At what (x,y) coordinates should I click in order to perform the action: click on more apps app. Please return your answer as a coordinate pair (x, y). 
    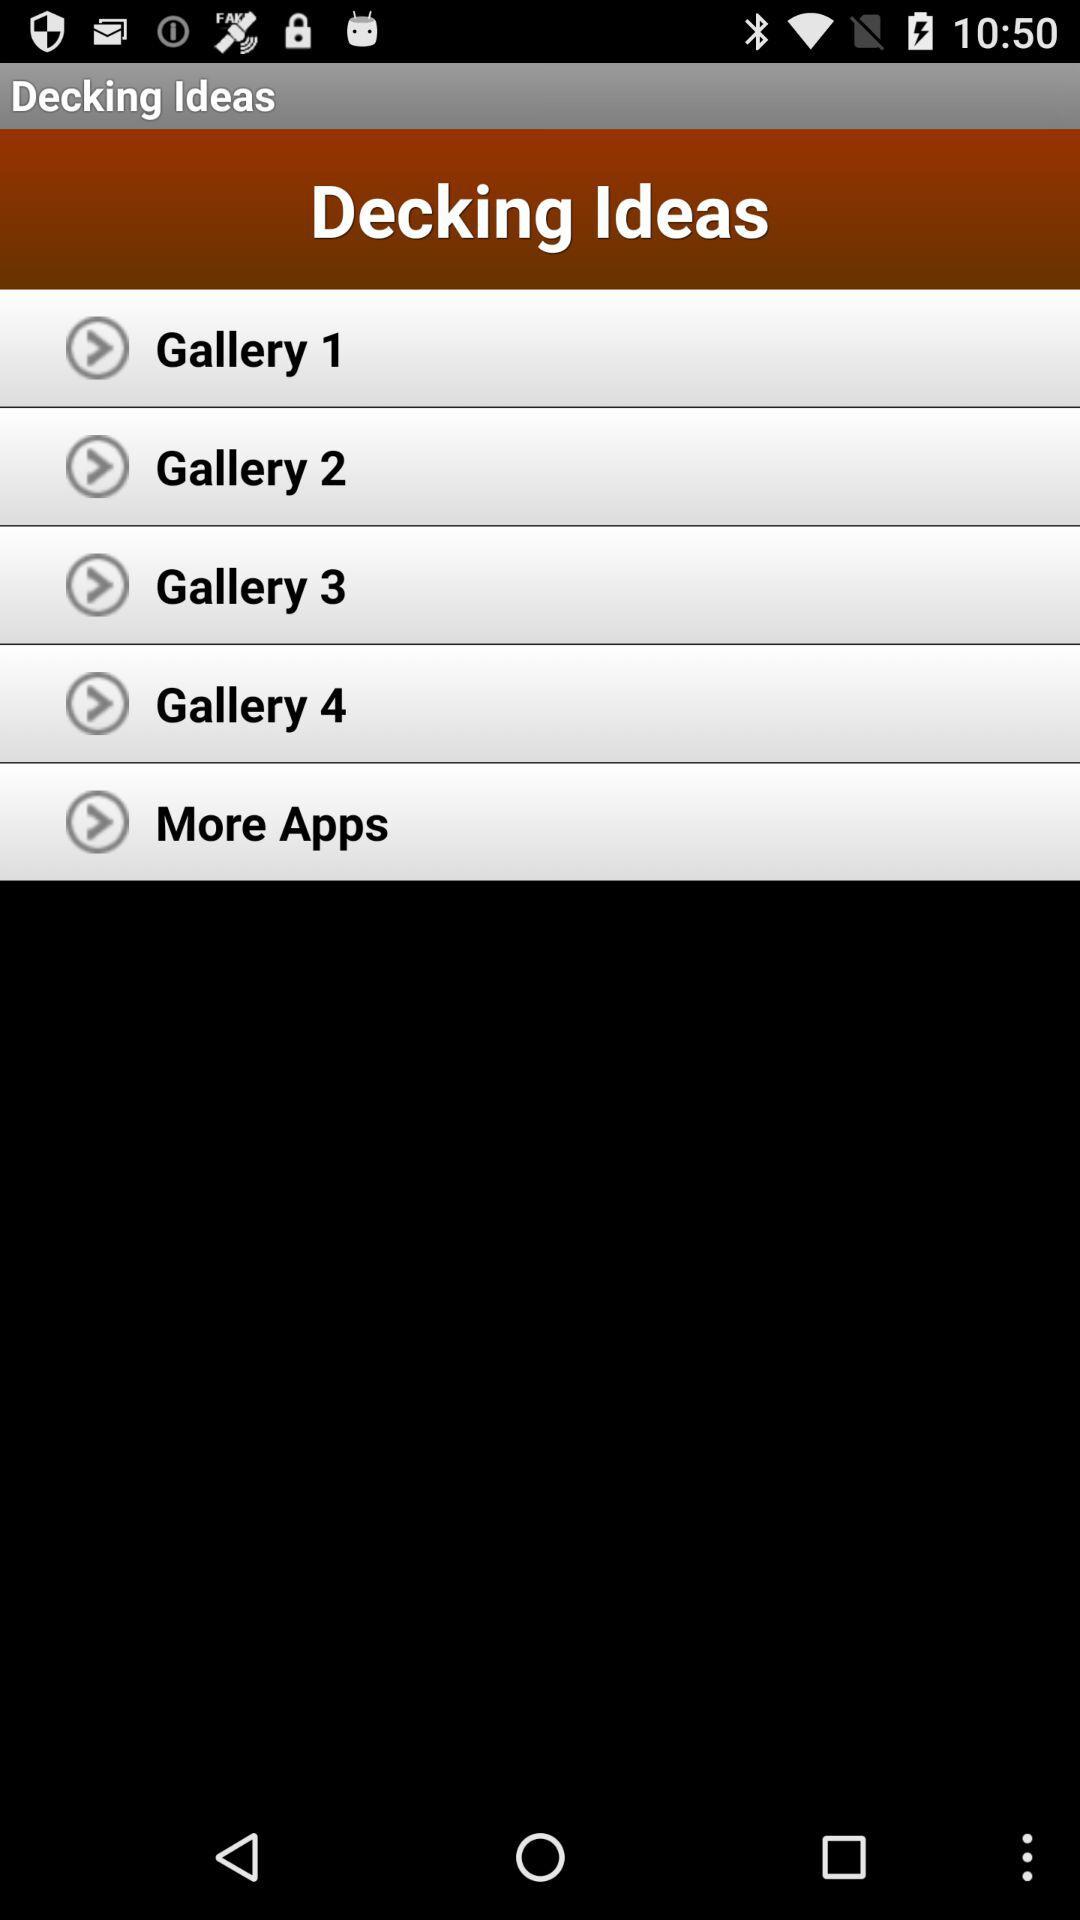
    Looking at the image, I should click on (272, 821).